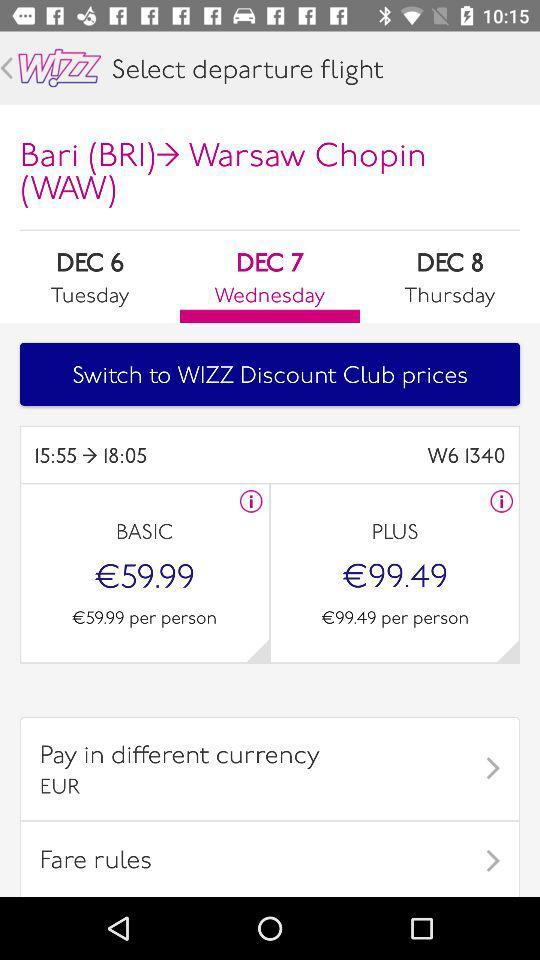 The height and width of the screenshot is (960, 540). Describe the element at coordinates (507, 649) in the screenshot. I see `more details` at that location.